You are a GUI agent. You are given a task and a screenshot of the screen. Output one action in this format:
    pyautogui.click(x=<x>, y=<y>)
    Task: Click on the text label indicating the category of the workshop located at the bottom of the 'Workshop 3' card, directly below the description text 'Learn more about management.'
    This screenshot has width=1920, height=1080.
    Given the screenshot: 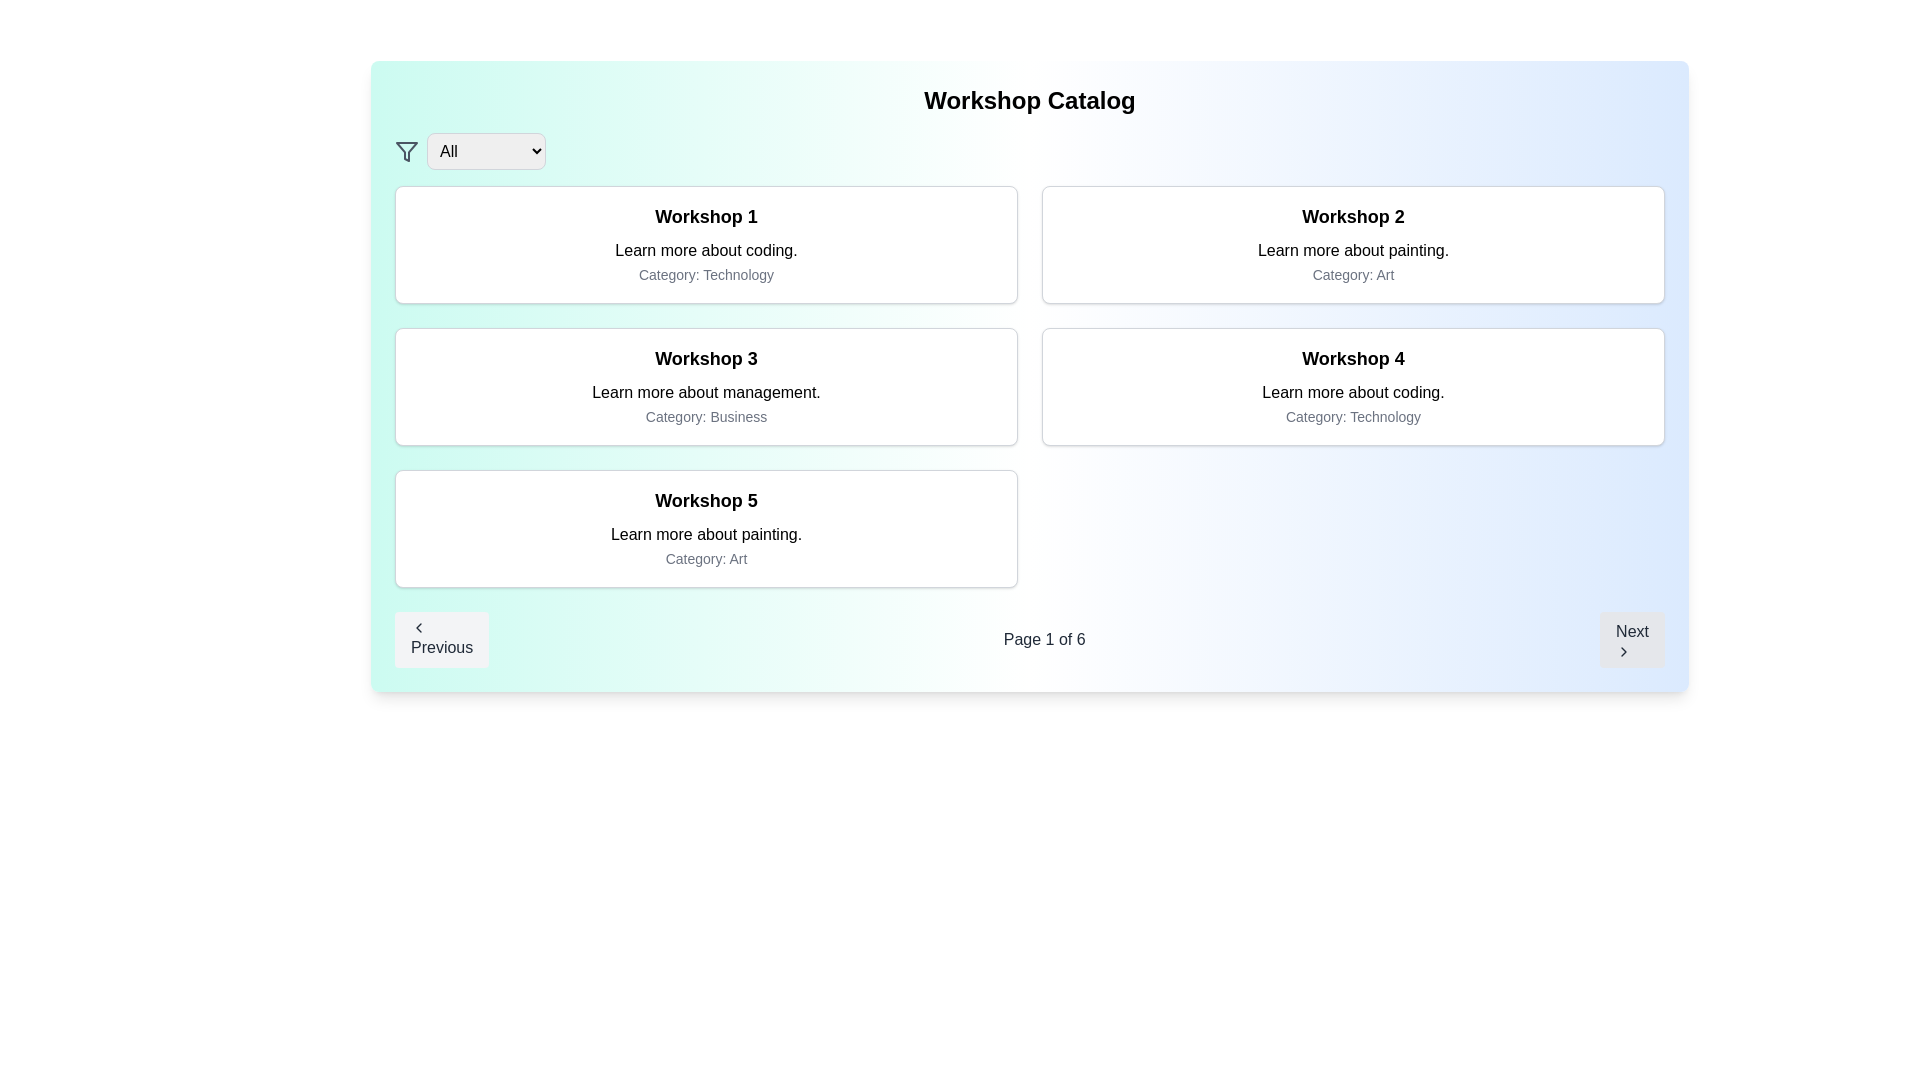 What is the action you would take?
    pyautogui.click(x=706, y=415)
    